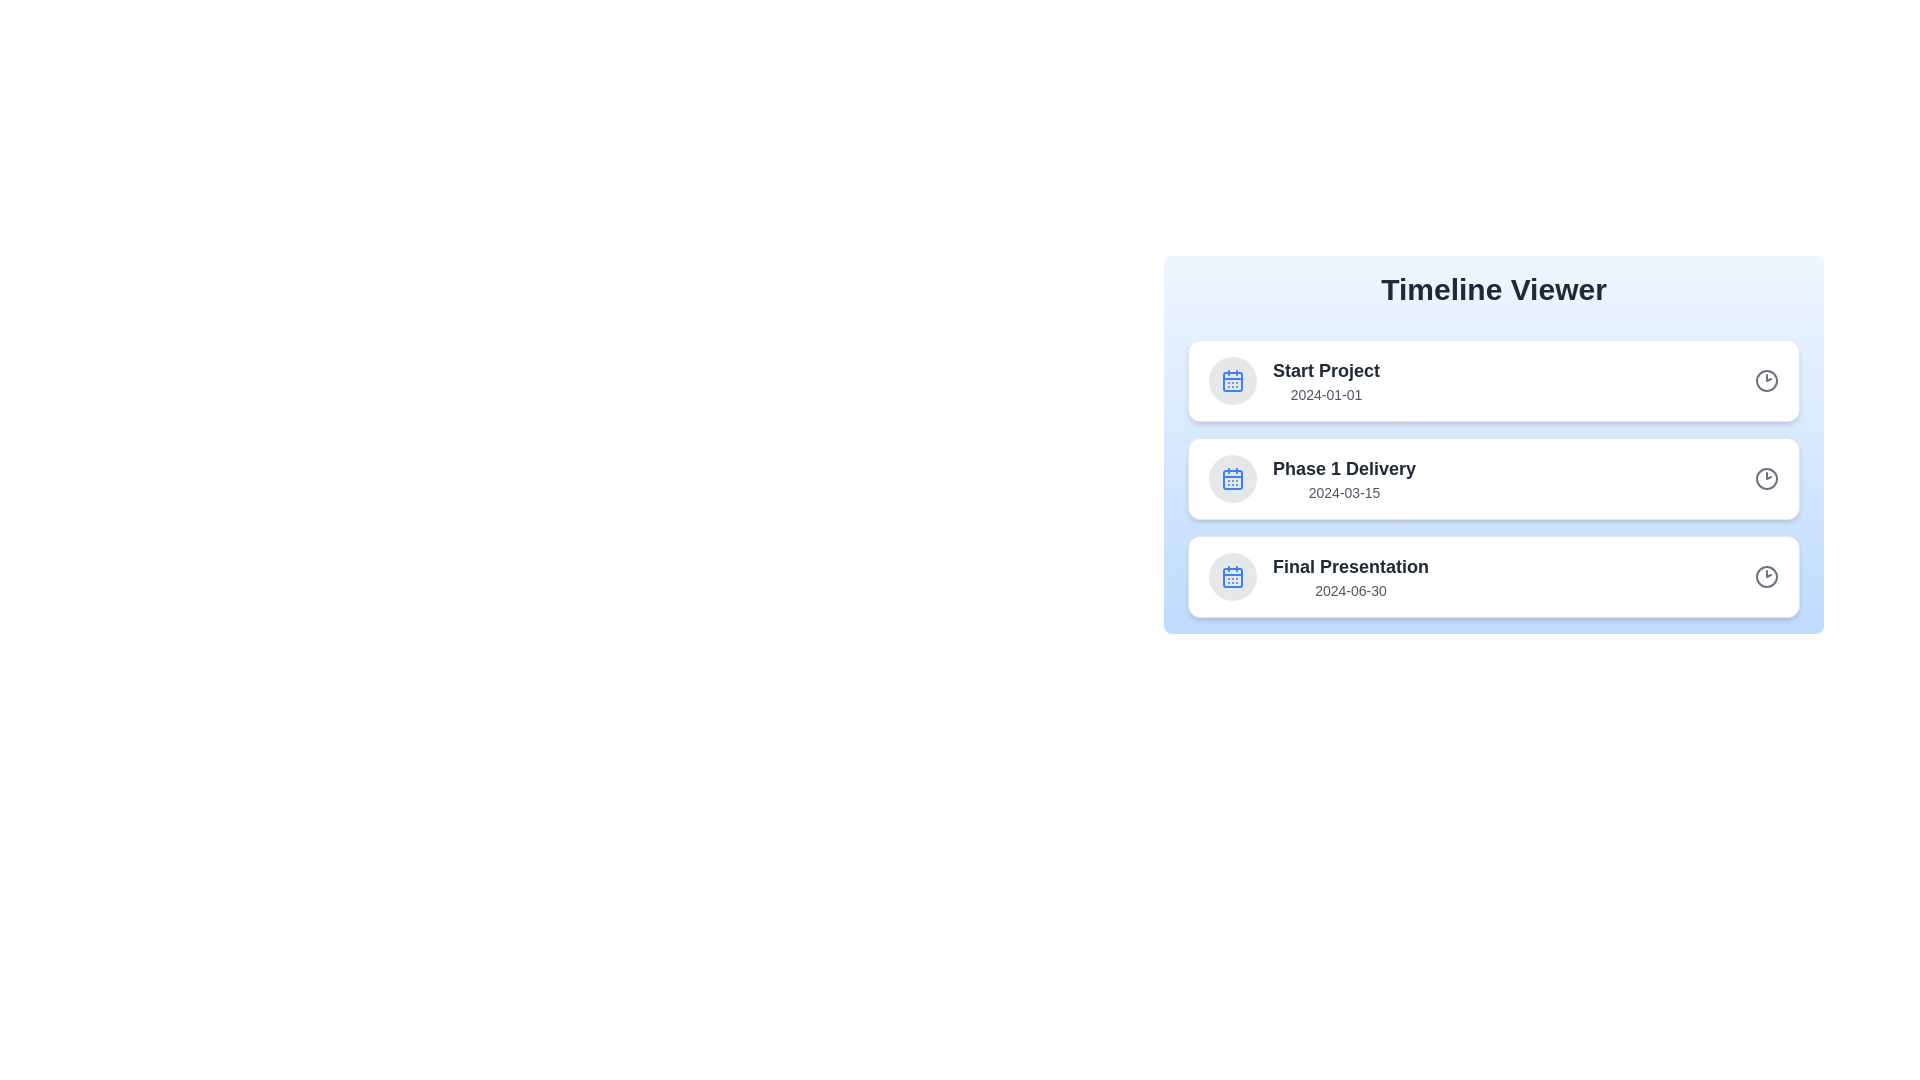  Describe the element at coordinates (1294, 381) in the screenshot. I see `the informational card at the top of the 'Timeline Viewer' section` at that location.